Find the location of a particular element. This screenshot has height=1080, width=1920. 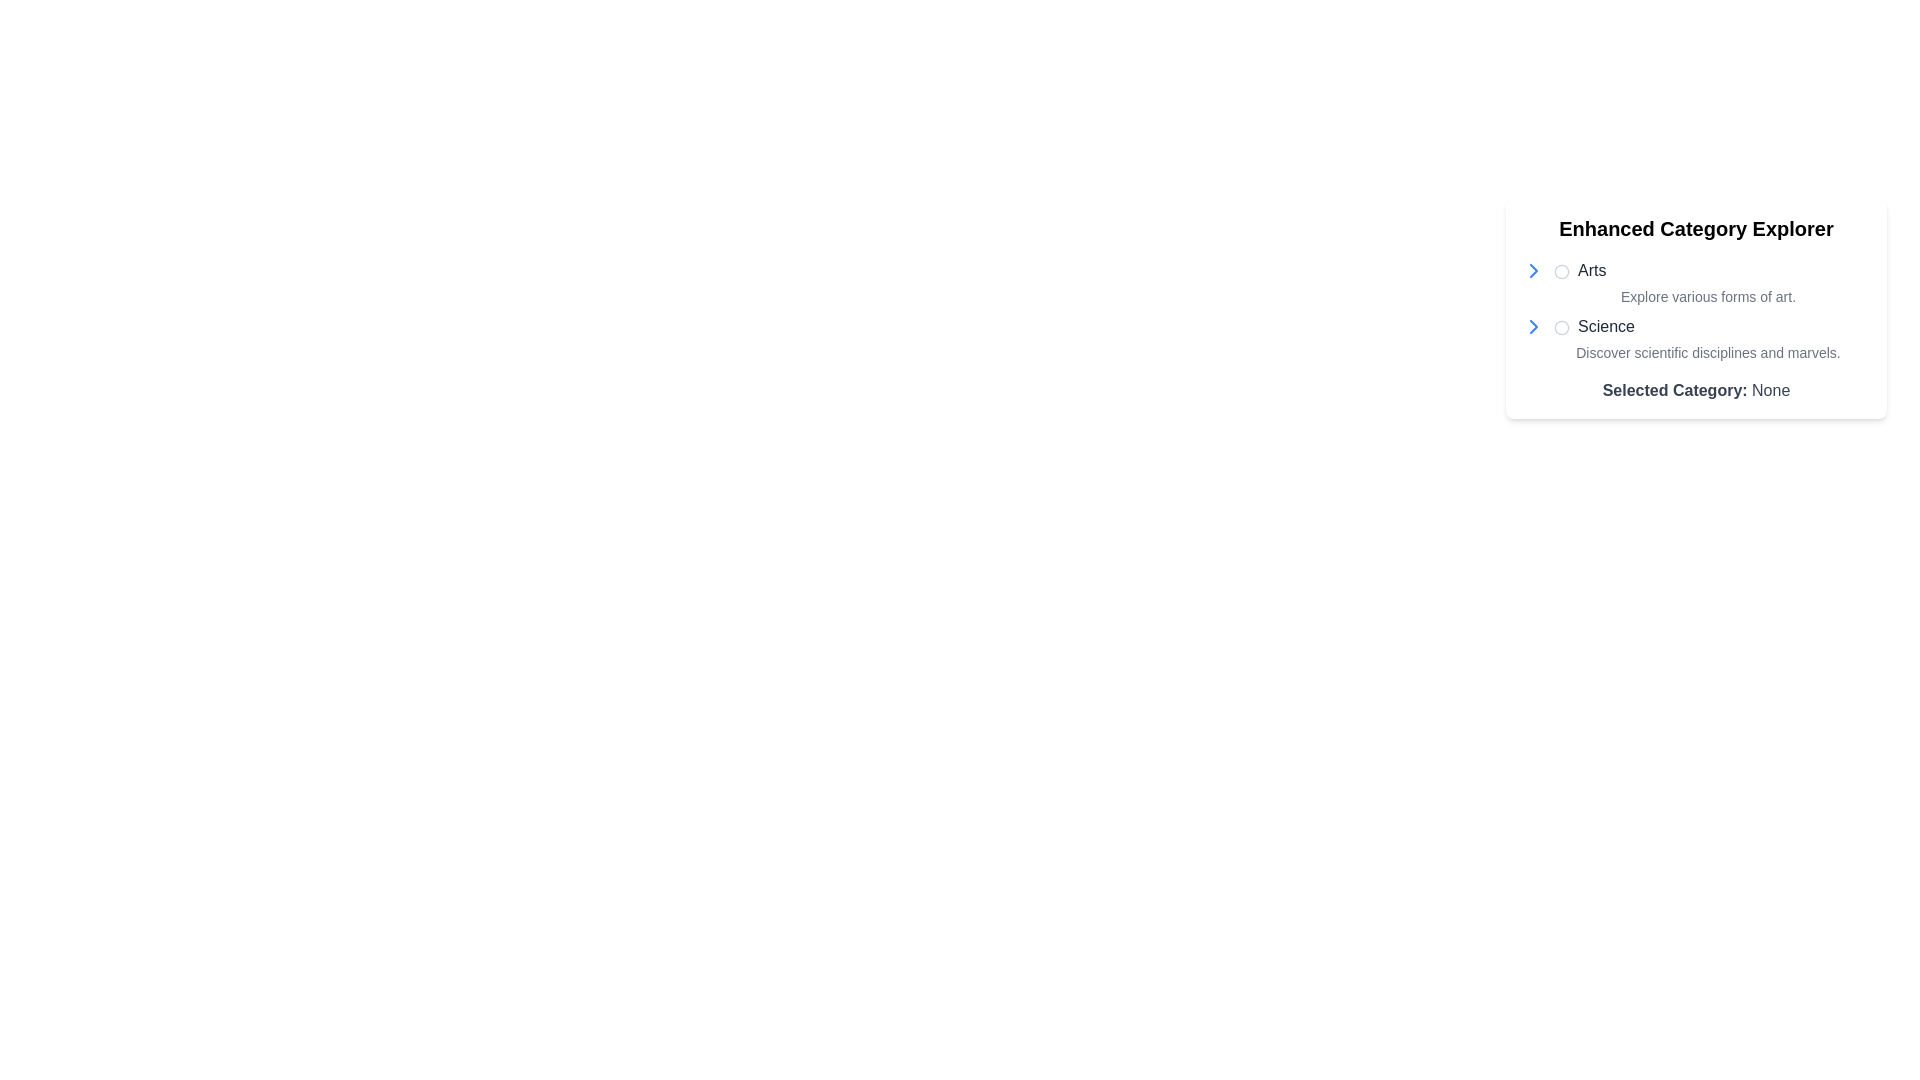

the 'What this Text section with descriptions does' element which provides an overview of the 'Arts' and 'Science' categories, located within the 'Enhanced Category Explorer' card is located at coordinates (1695, 311).